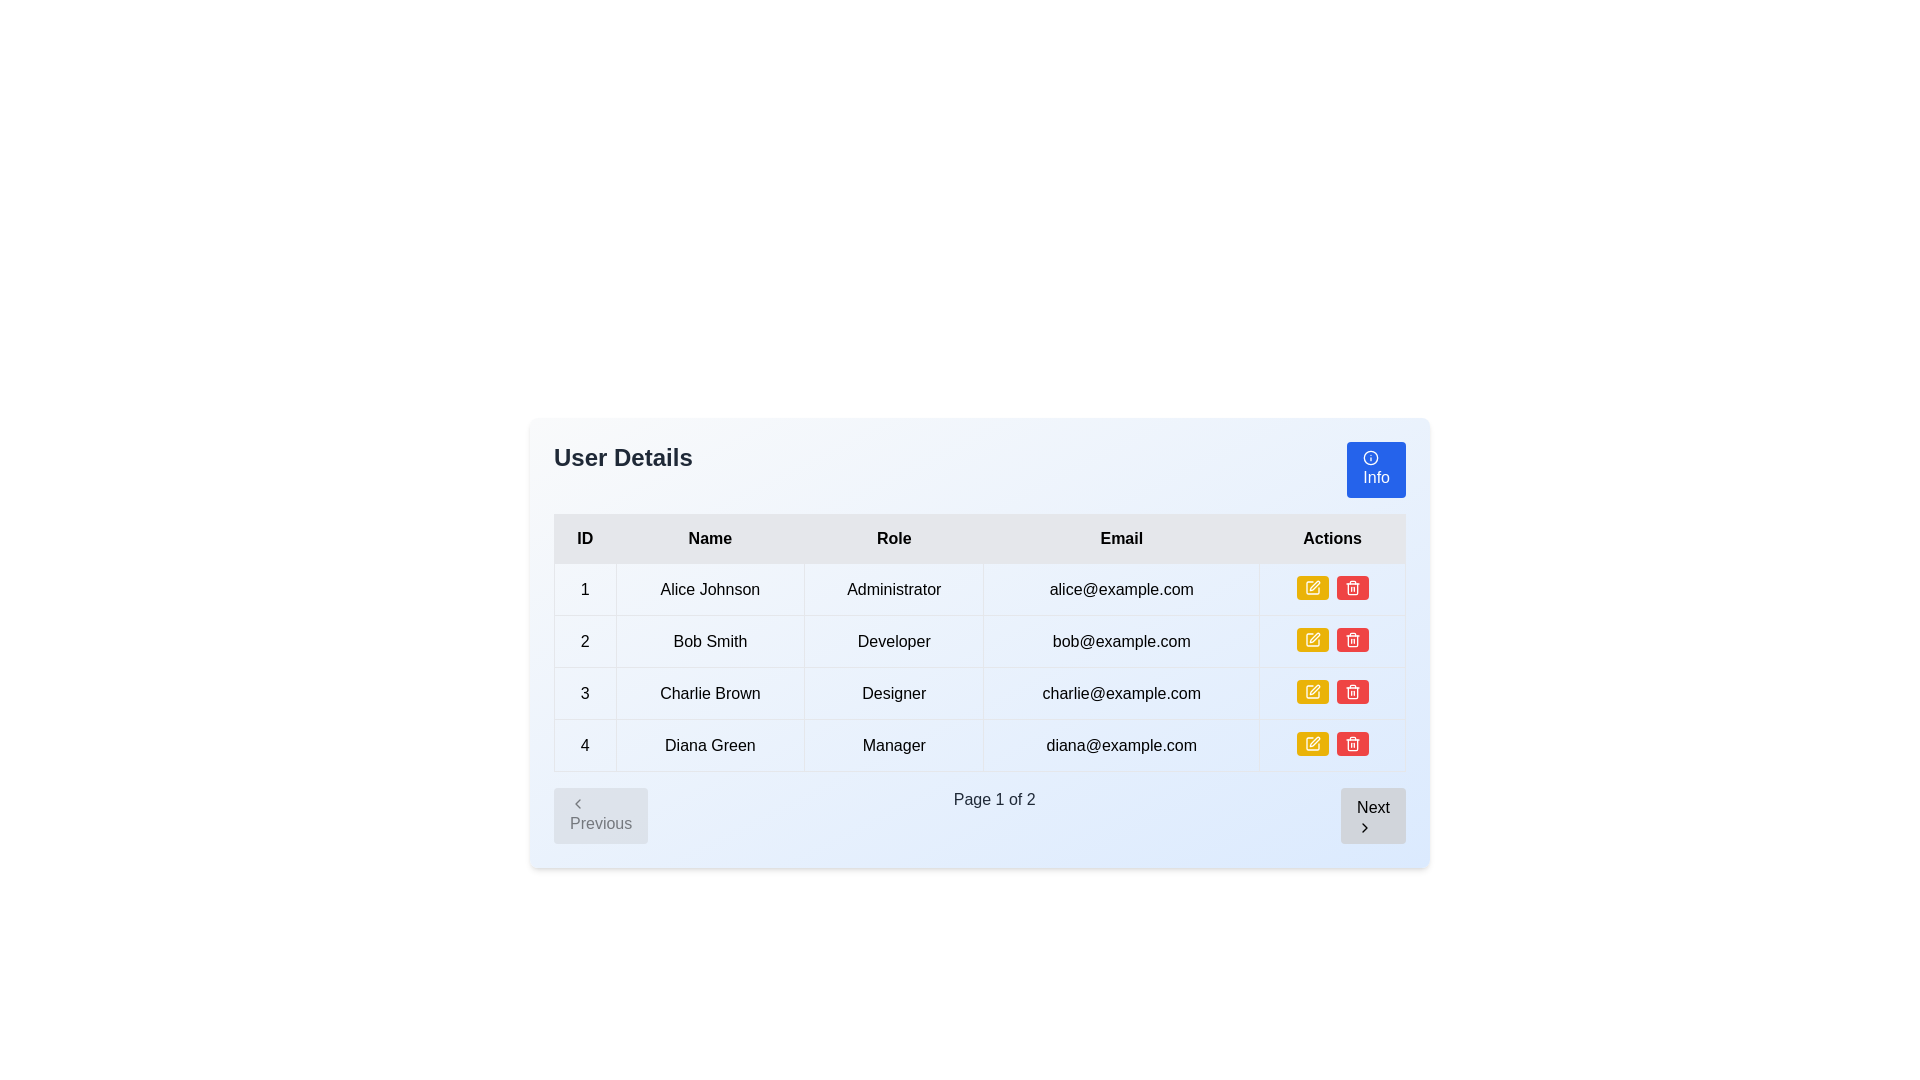  Describe the element at coordinates (979, 744) in the screenshot. I see `to select the table row containing information for 'Diana Green', which includes ID '4', name 'Diana Green', role 'Manager', and email 'diana@example.com'` at that location.